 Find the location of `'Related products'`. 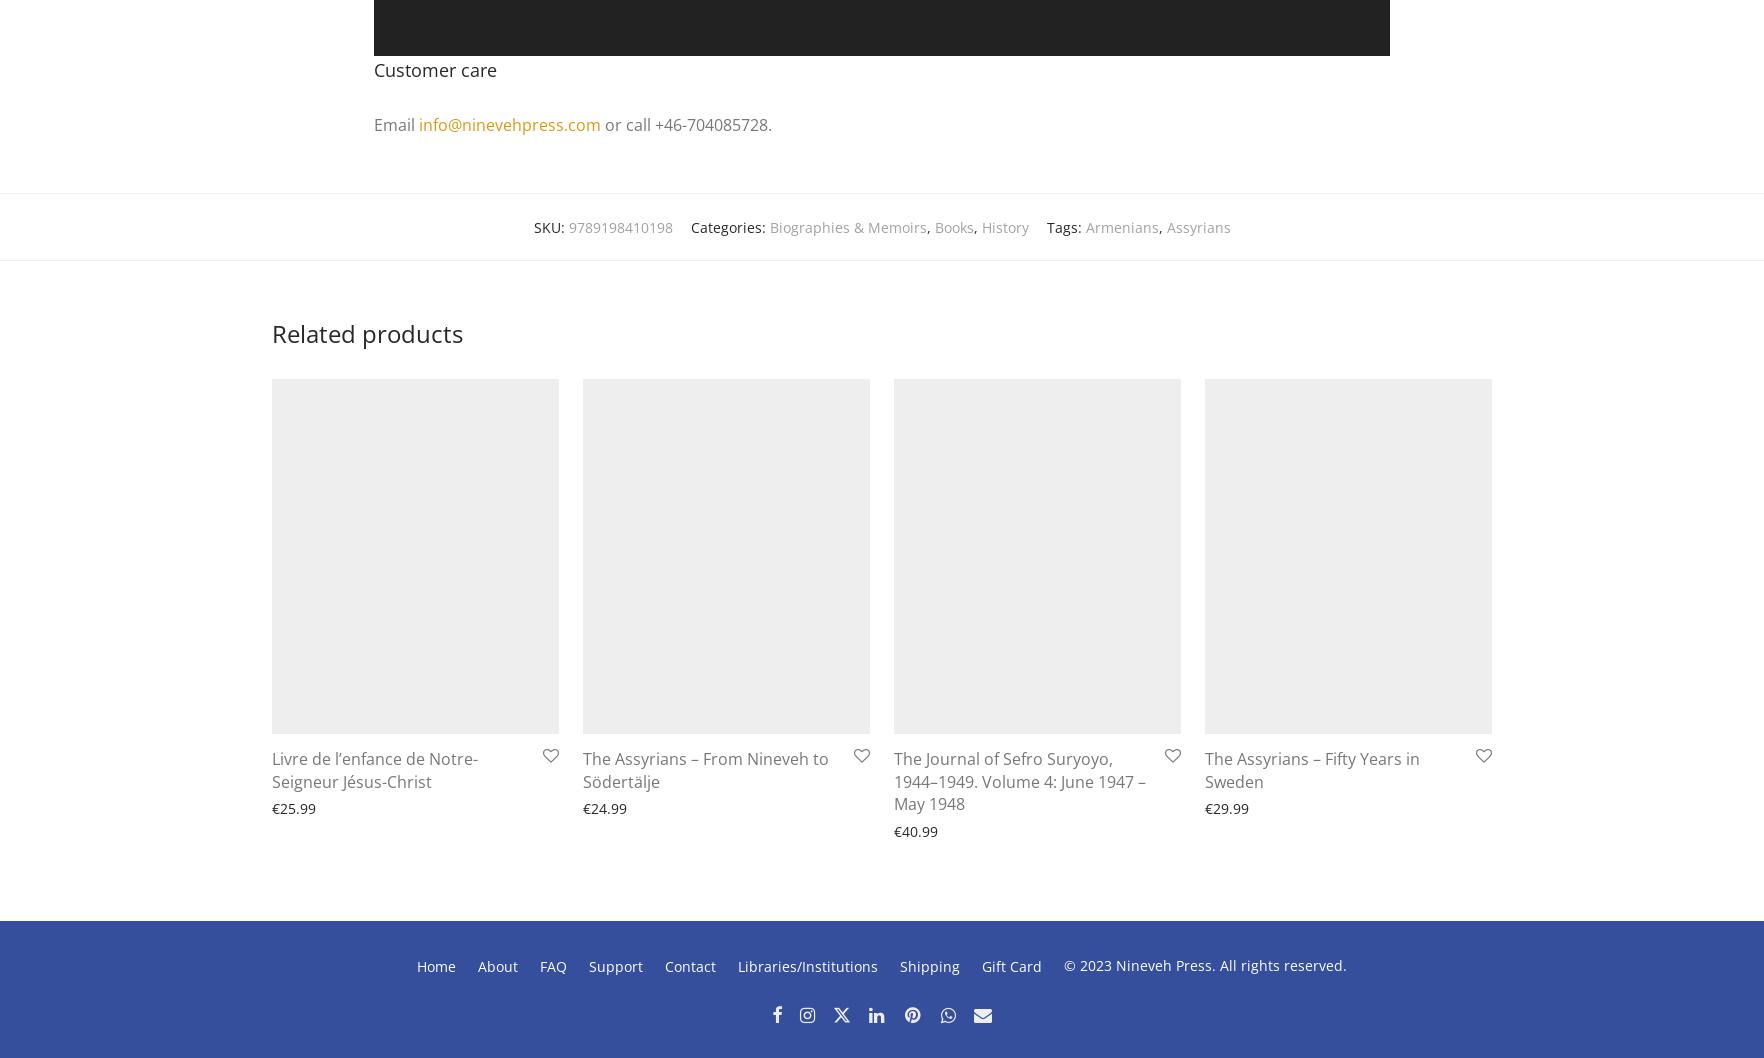

'Related products' is located at coordinates (367, 331).